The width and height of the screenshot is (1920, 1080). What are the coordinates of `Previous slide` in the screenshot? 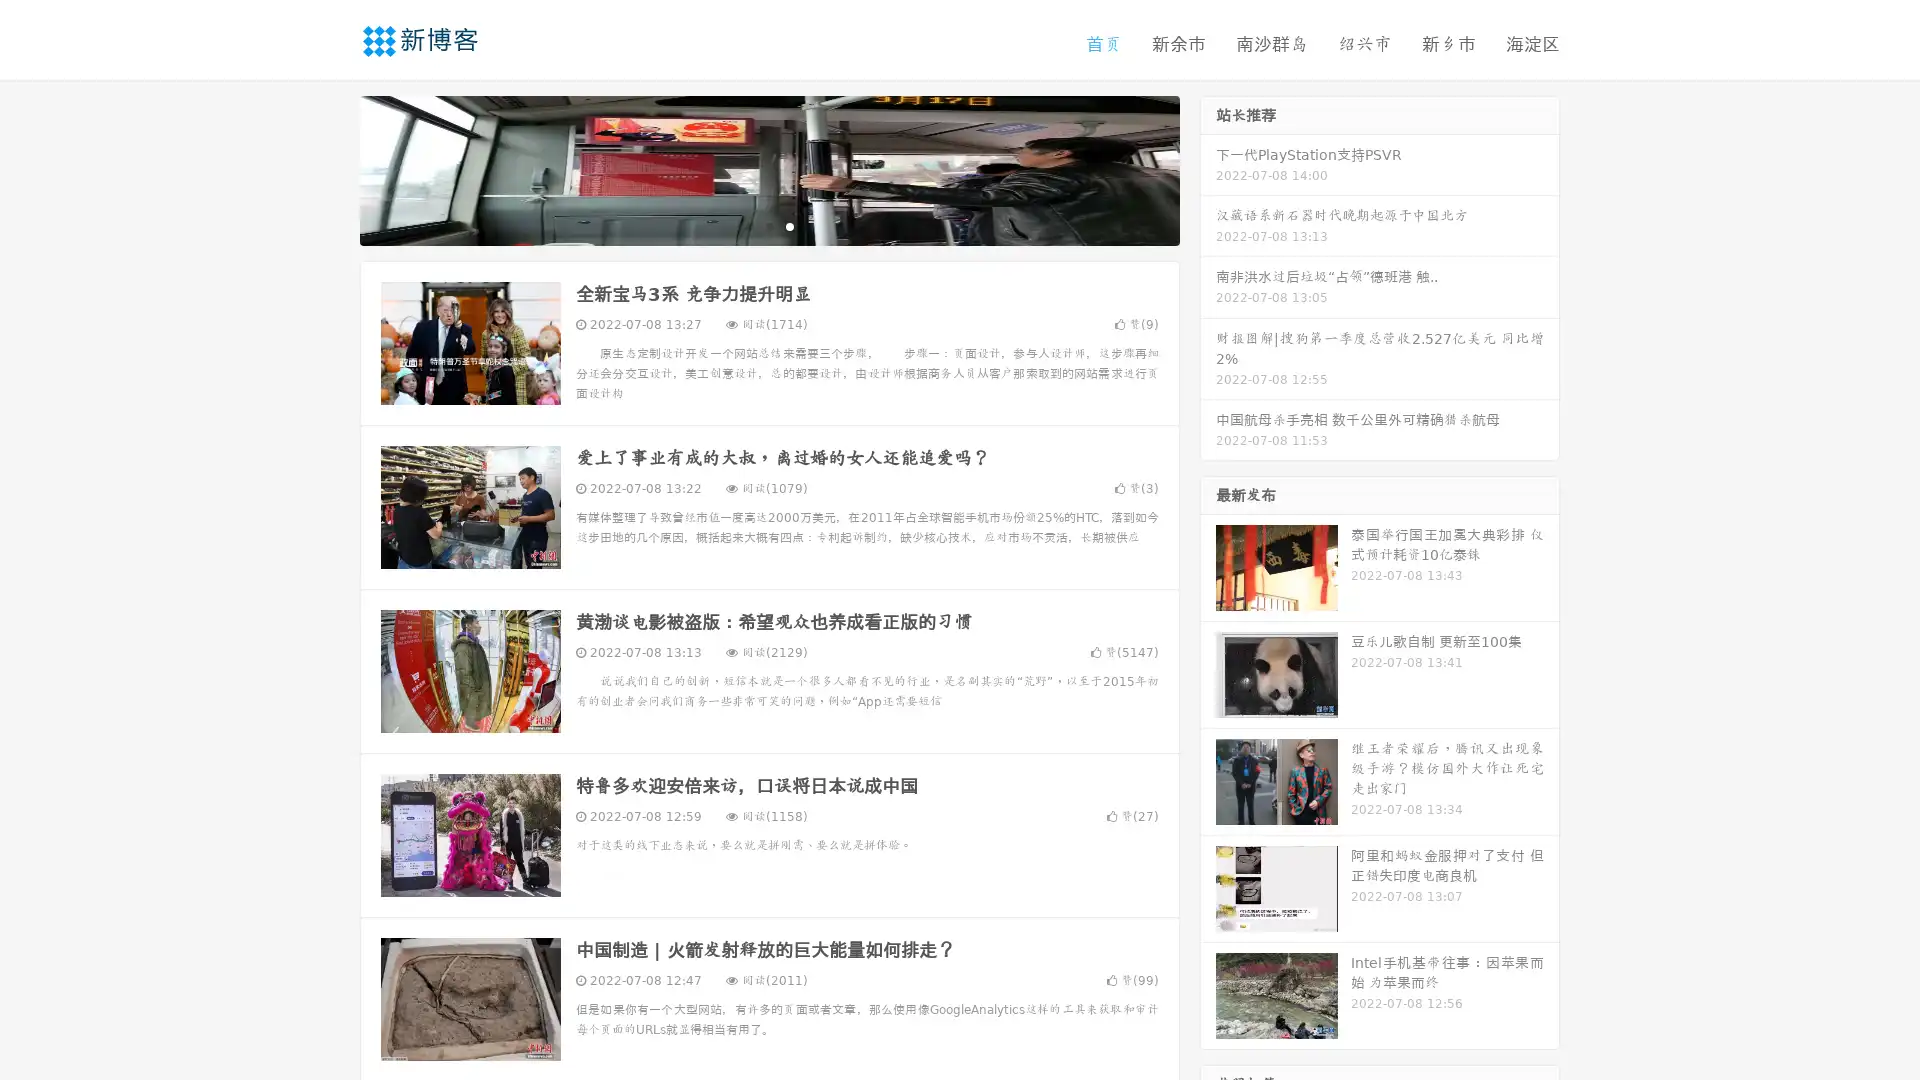 It's located at (330, 168).